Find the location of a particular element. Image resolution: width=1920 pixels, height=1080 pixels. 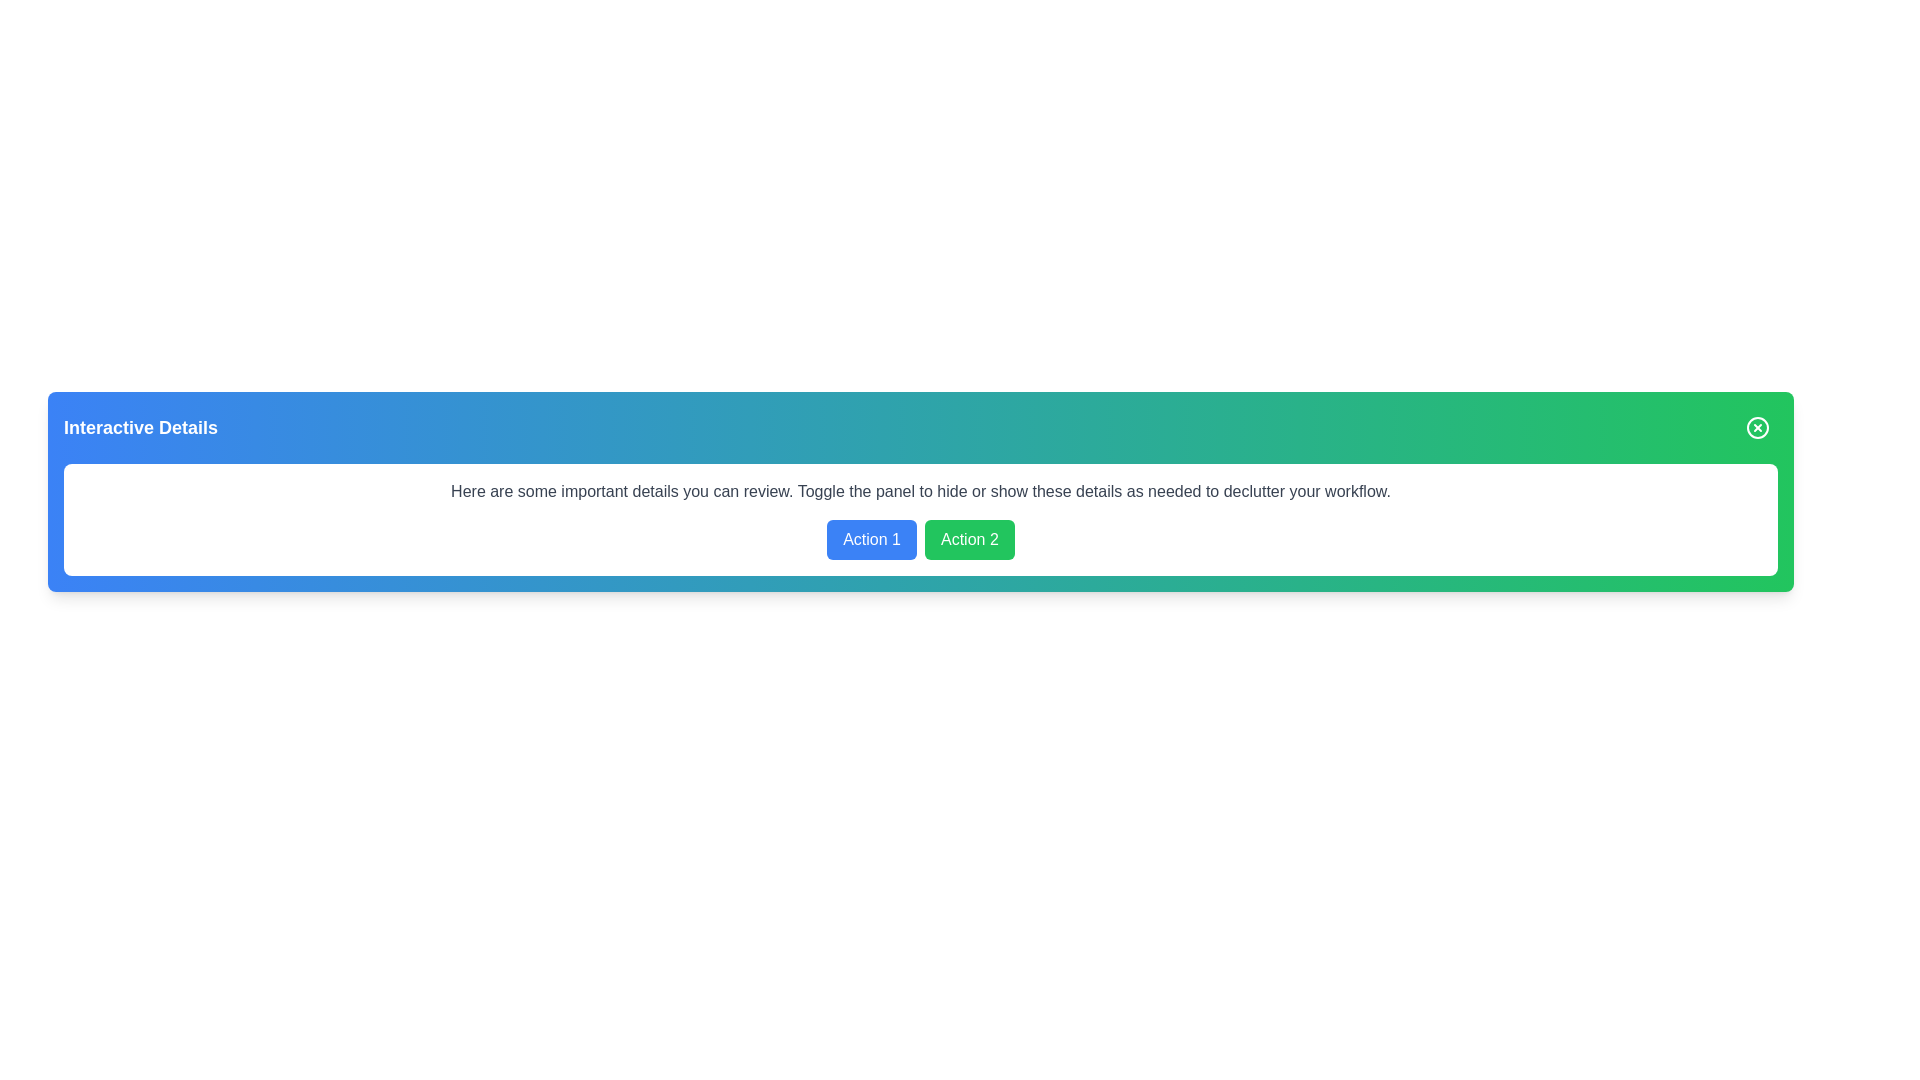

the informational text block located near the top of the white rounded box, which is positioned centrally above the 'Action 1' and 'Action 2' buttons is located at coordinates (920, 492).